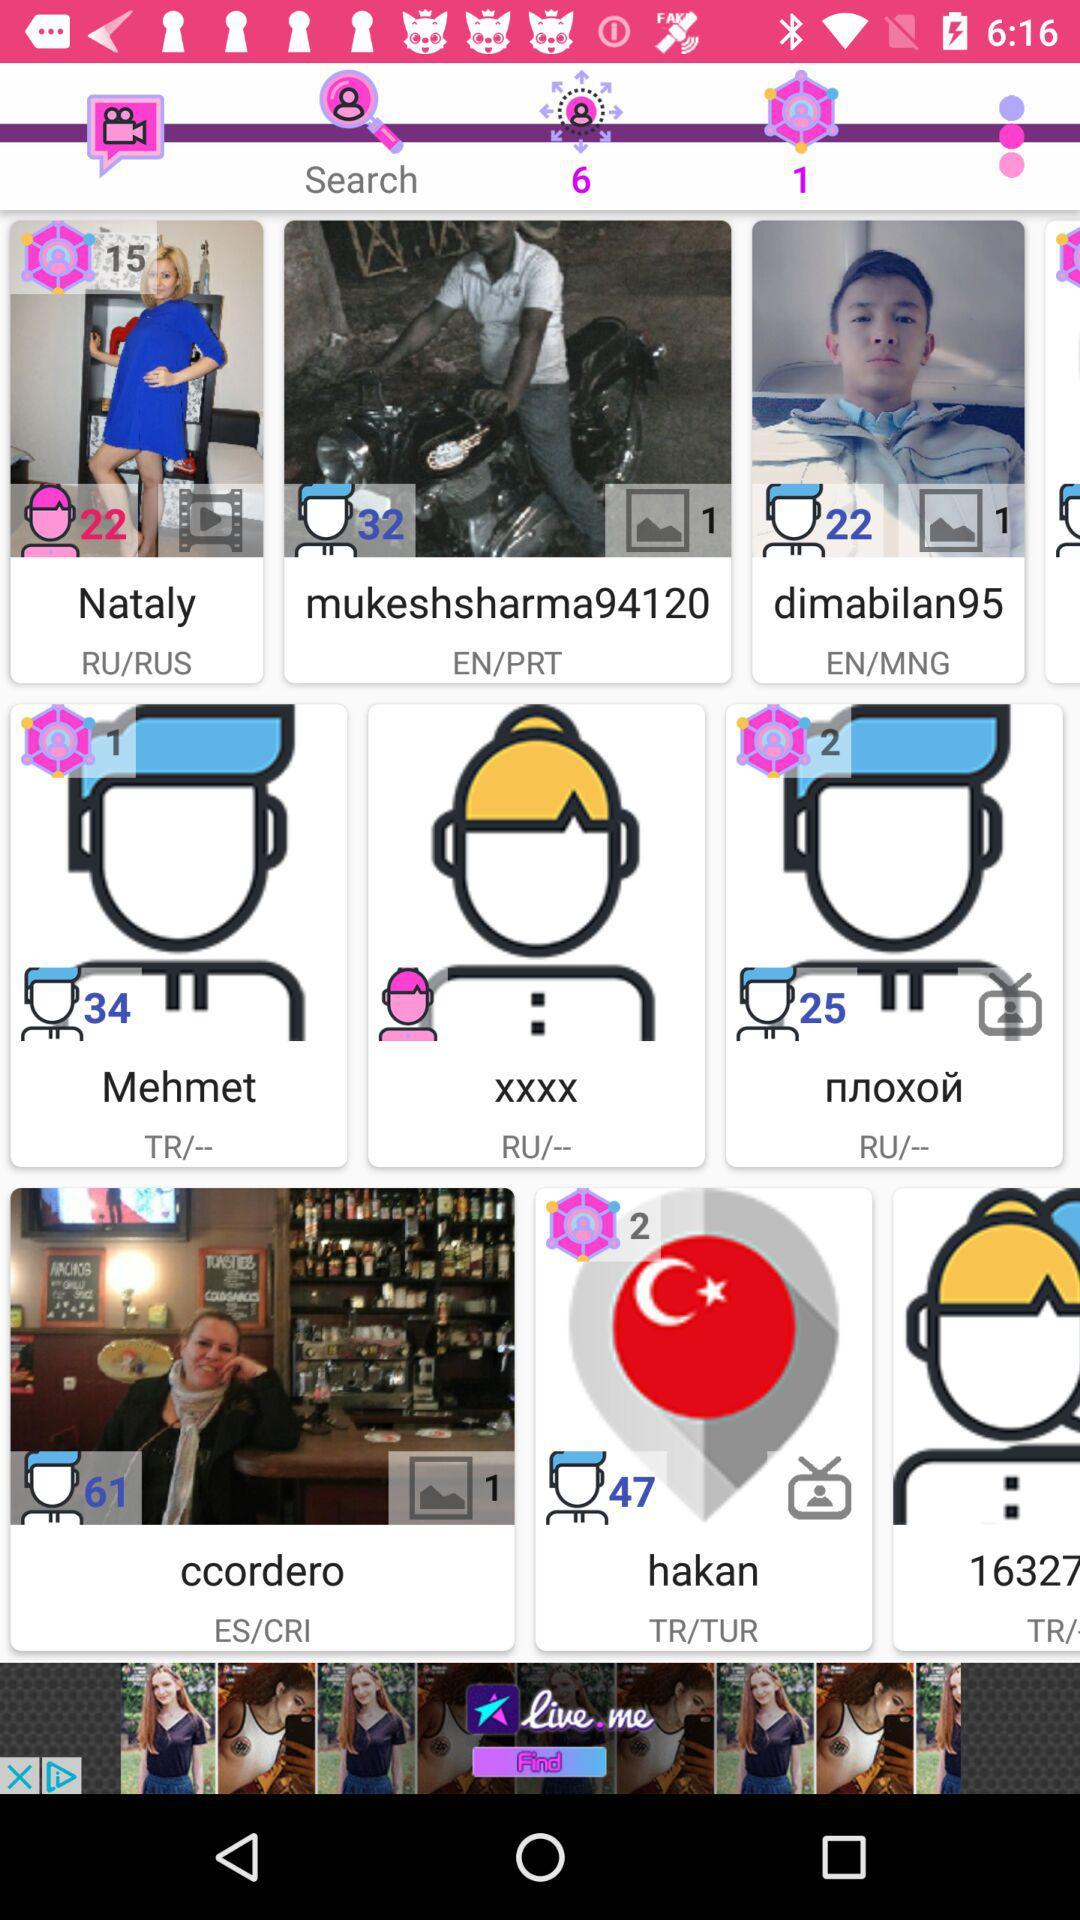 Image resolution: width=1080 pixels, height=1920 pixels. What do you see at coordinates (135, 388) in the screenshot?
I see `video chat person` at bounding box center [135, 388].